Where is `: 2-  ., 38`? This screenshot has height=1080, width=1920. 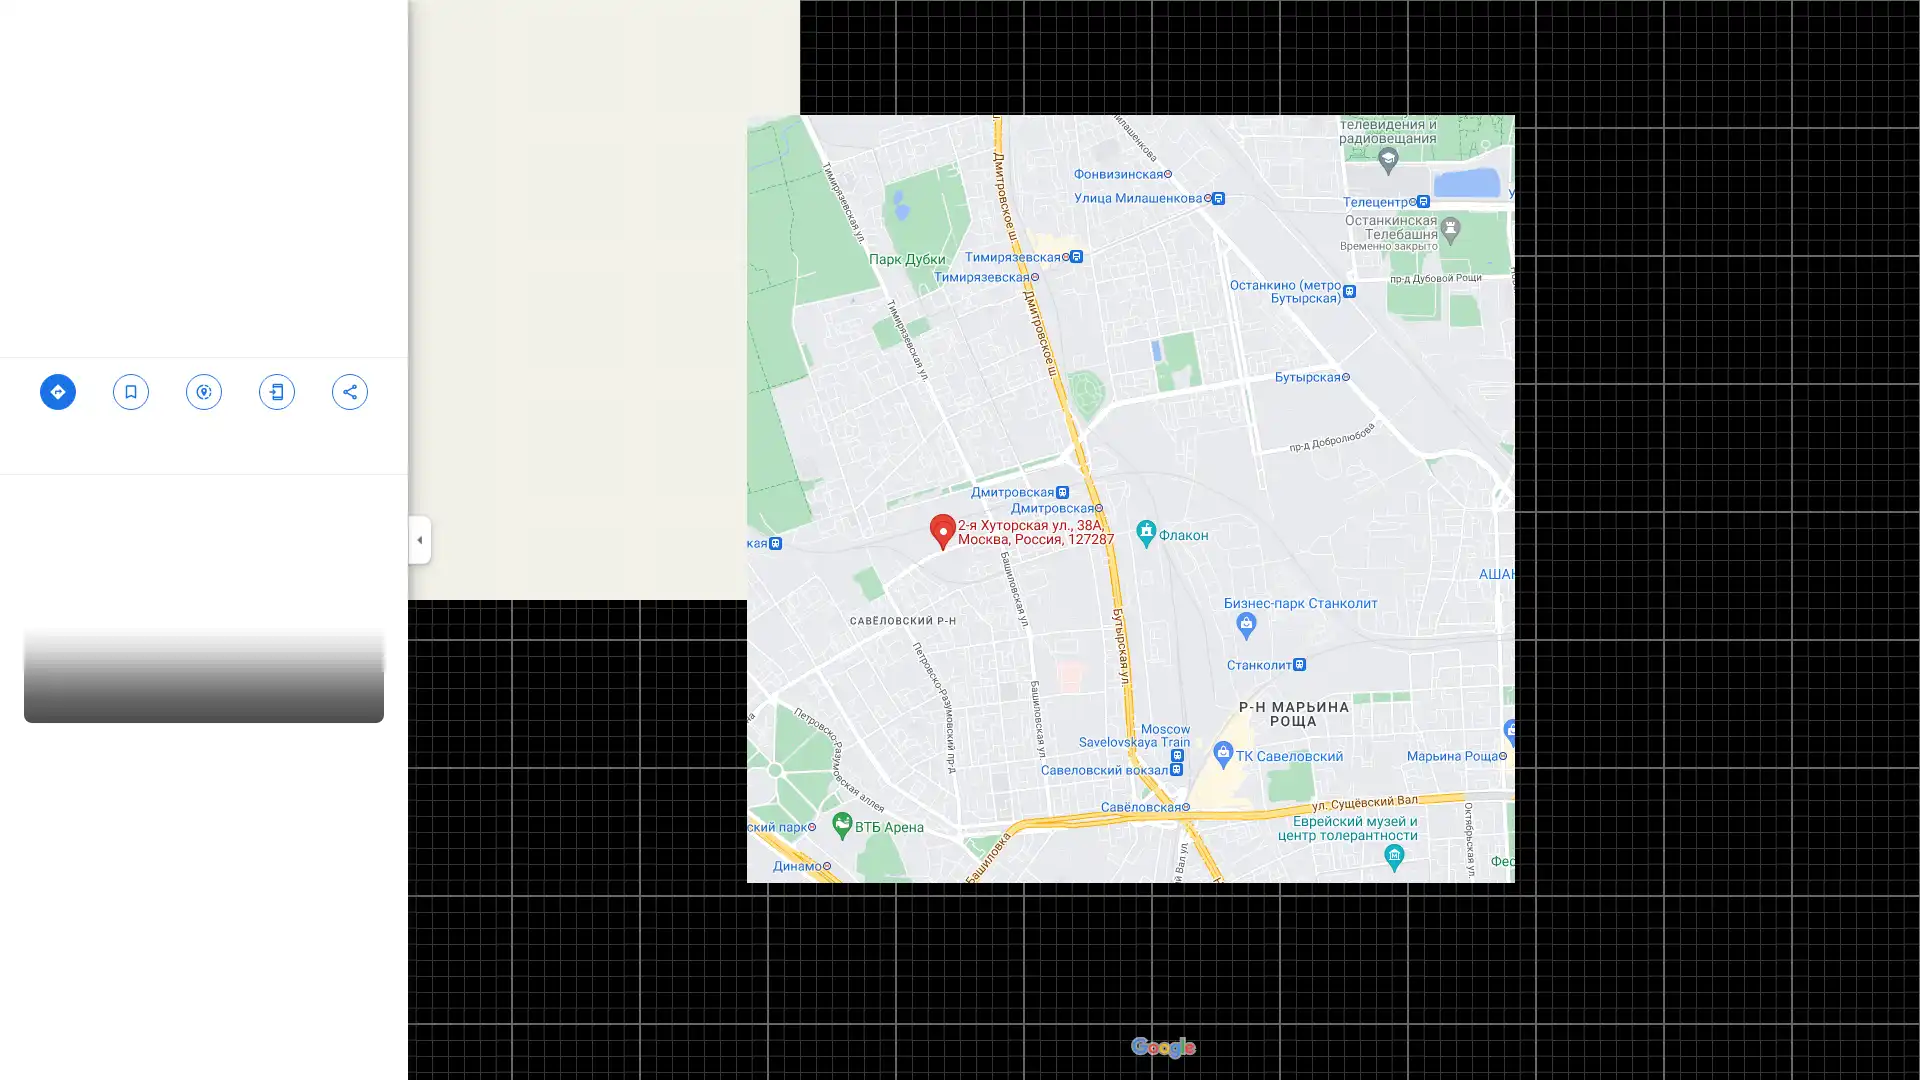
: 2-  ., 38 is located at coordinates (275, 407).